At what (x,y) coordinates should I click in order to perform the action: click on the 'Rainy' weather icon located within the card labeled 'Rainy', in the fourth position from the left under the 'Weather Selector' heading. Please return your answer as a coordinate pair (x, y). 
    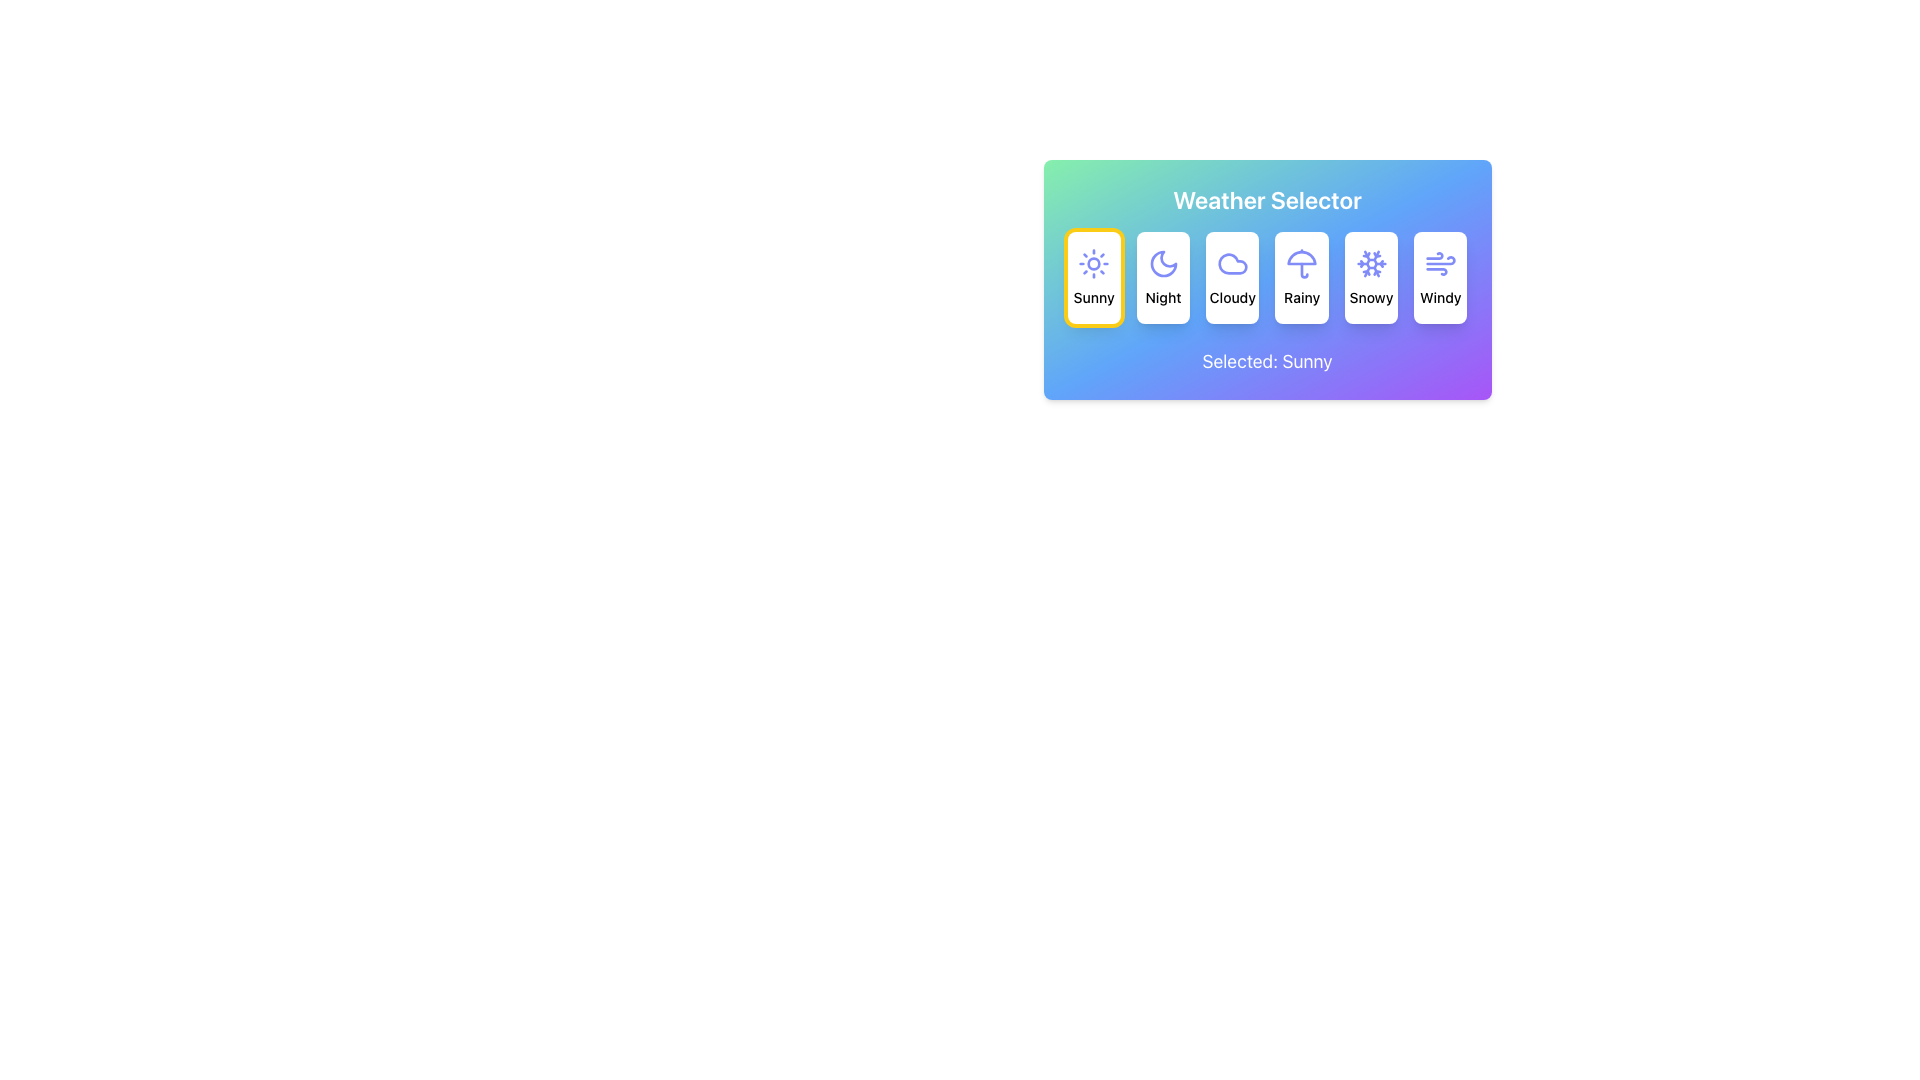
    Looking at the image, I should click on (1302, 262).